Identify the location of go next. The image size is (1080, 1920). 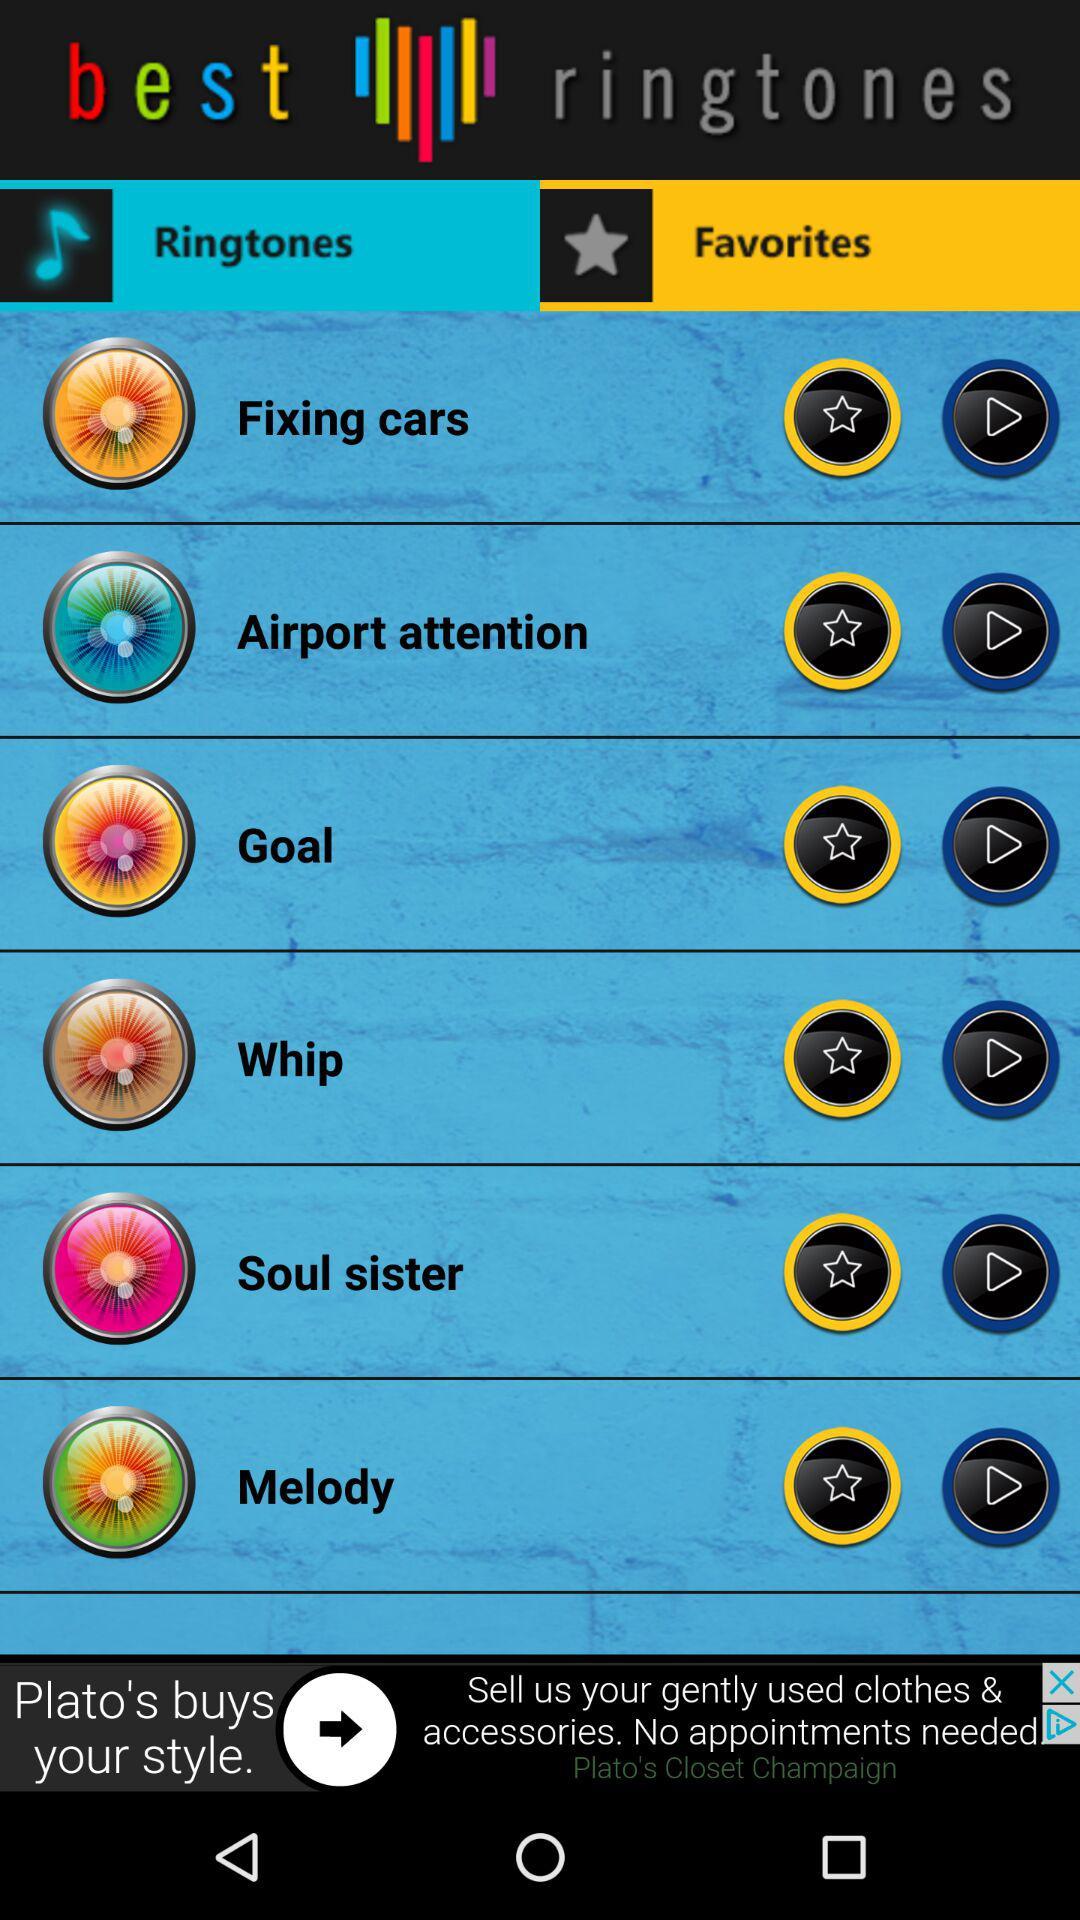
(1000, 1485).